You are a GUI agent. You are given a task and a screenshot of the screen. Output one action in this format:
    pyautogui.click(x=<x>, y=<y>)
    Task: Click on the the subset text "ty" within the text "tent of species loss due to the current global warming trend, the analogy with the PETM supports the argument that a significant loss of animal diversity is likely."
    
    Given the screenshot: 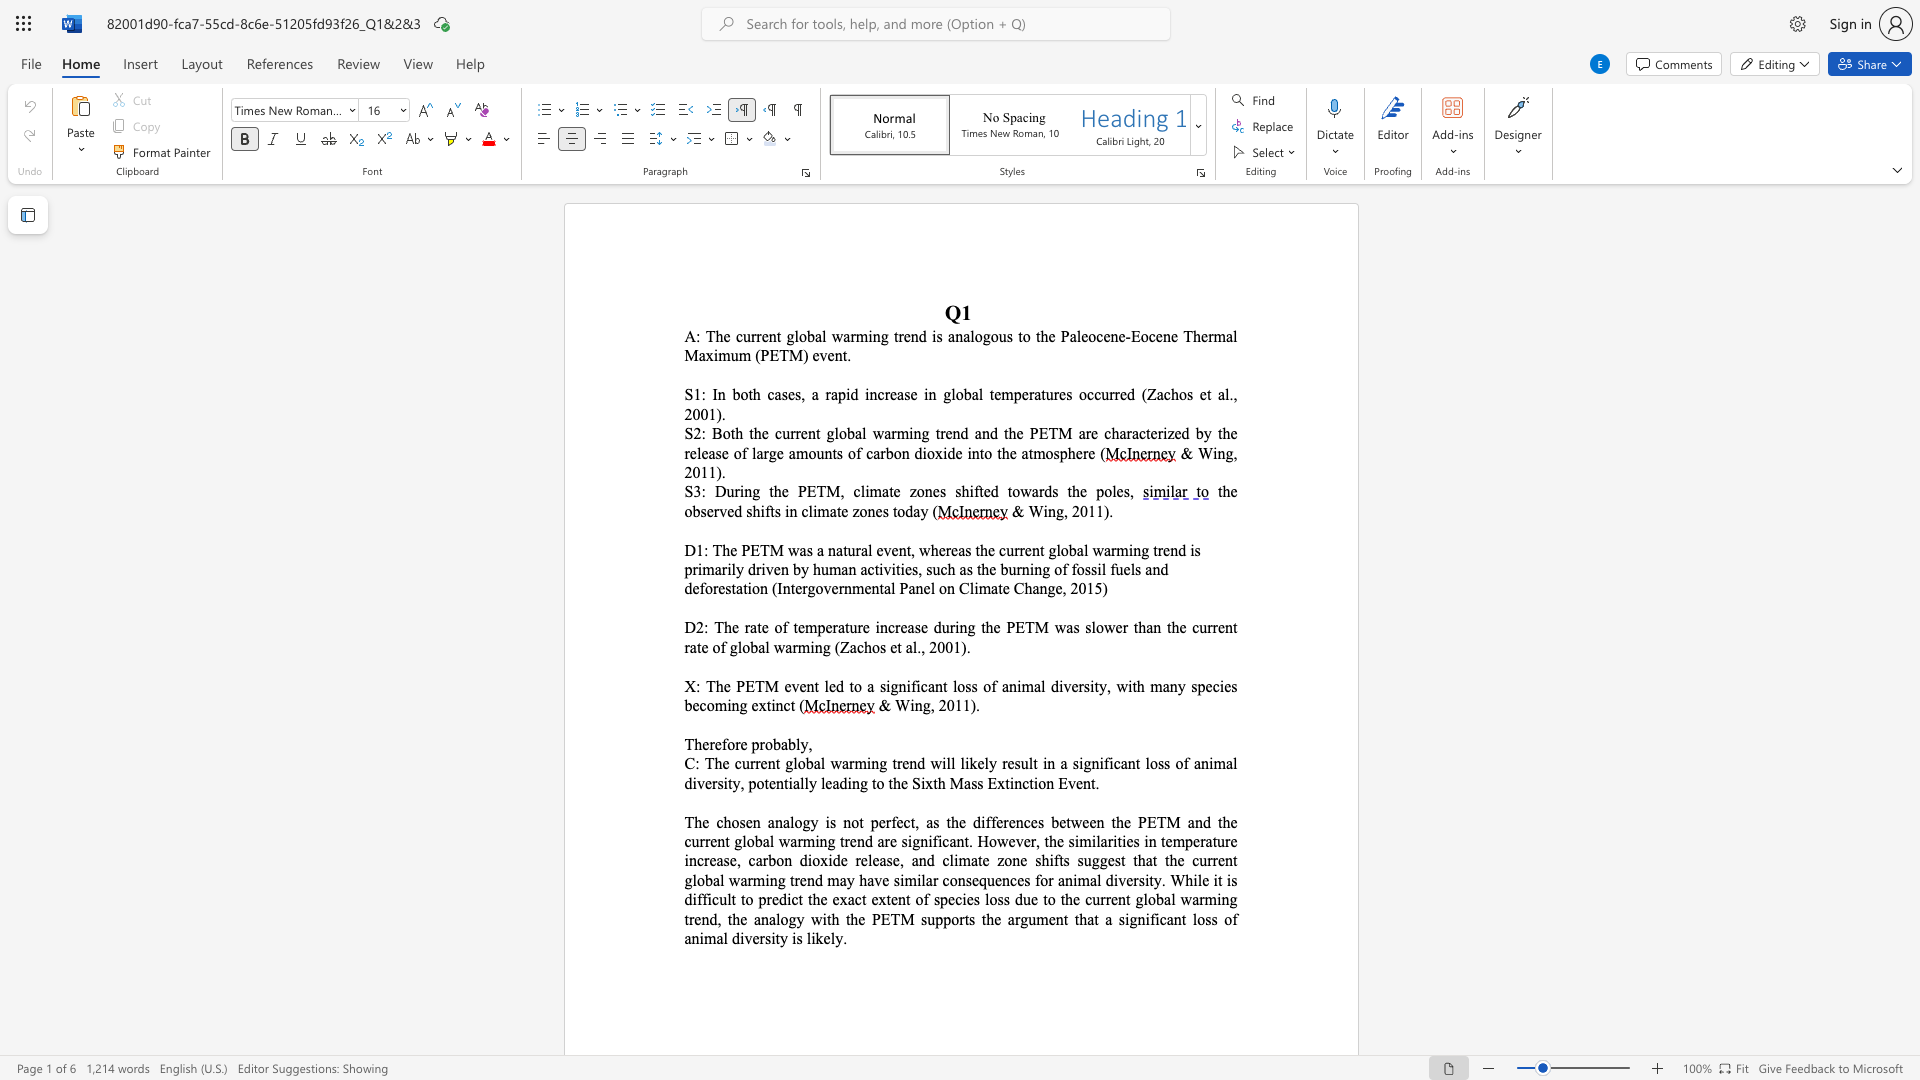 What is the action you would take?
    pyautogui.click(x=774, y=938)
    